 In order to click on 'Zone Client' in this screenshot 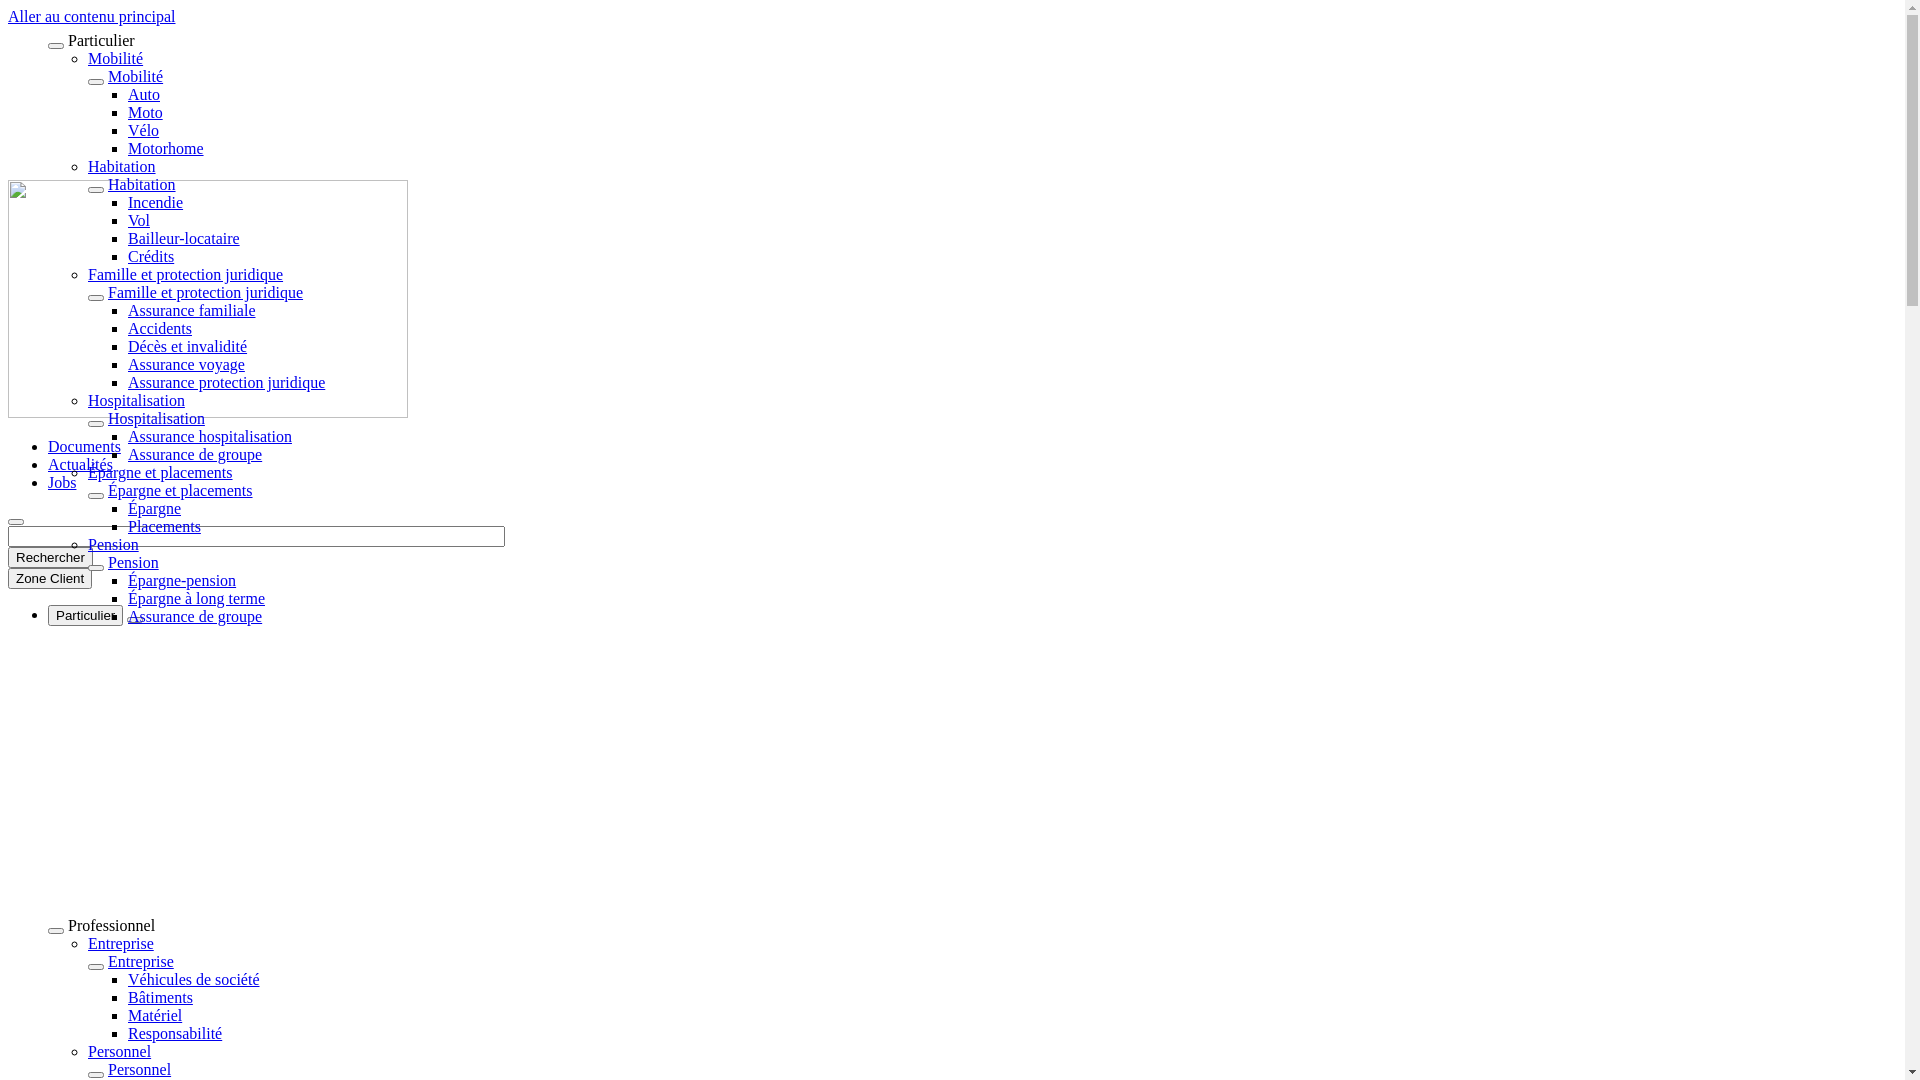, I will do `click(49, 578)`.